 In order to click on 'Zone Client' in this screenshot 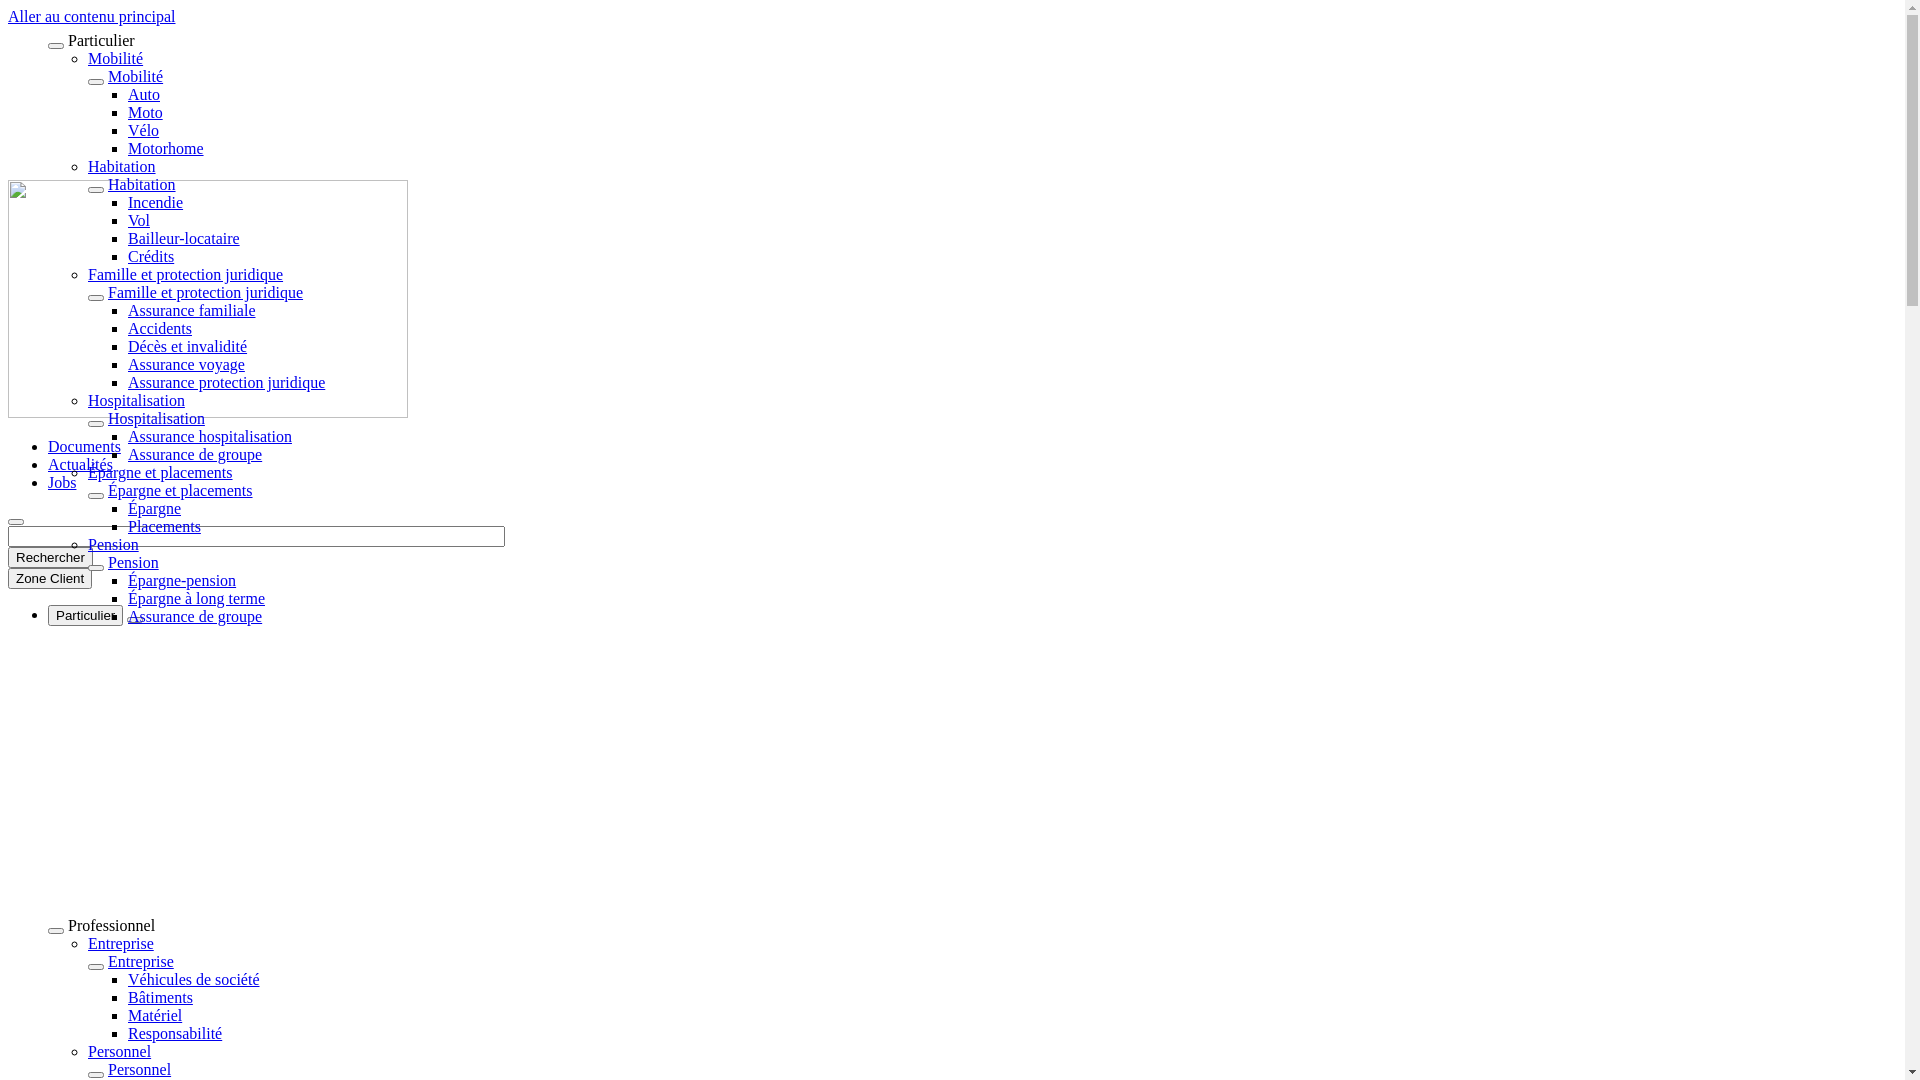, I will do `click(49, 578)`.